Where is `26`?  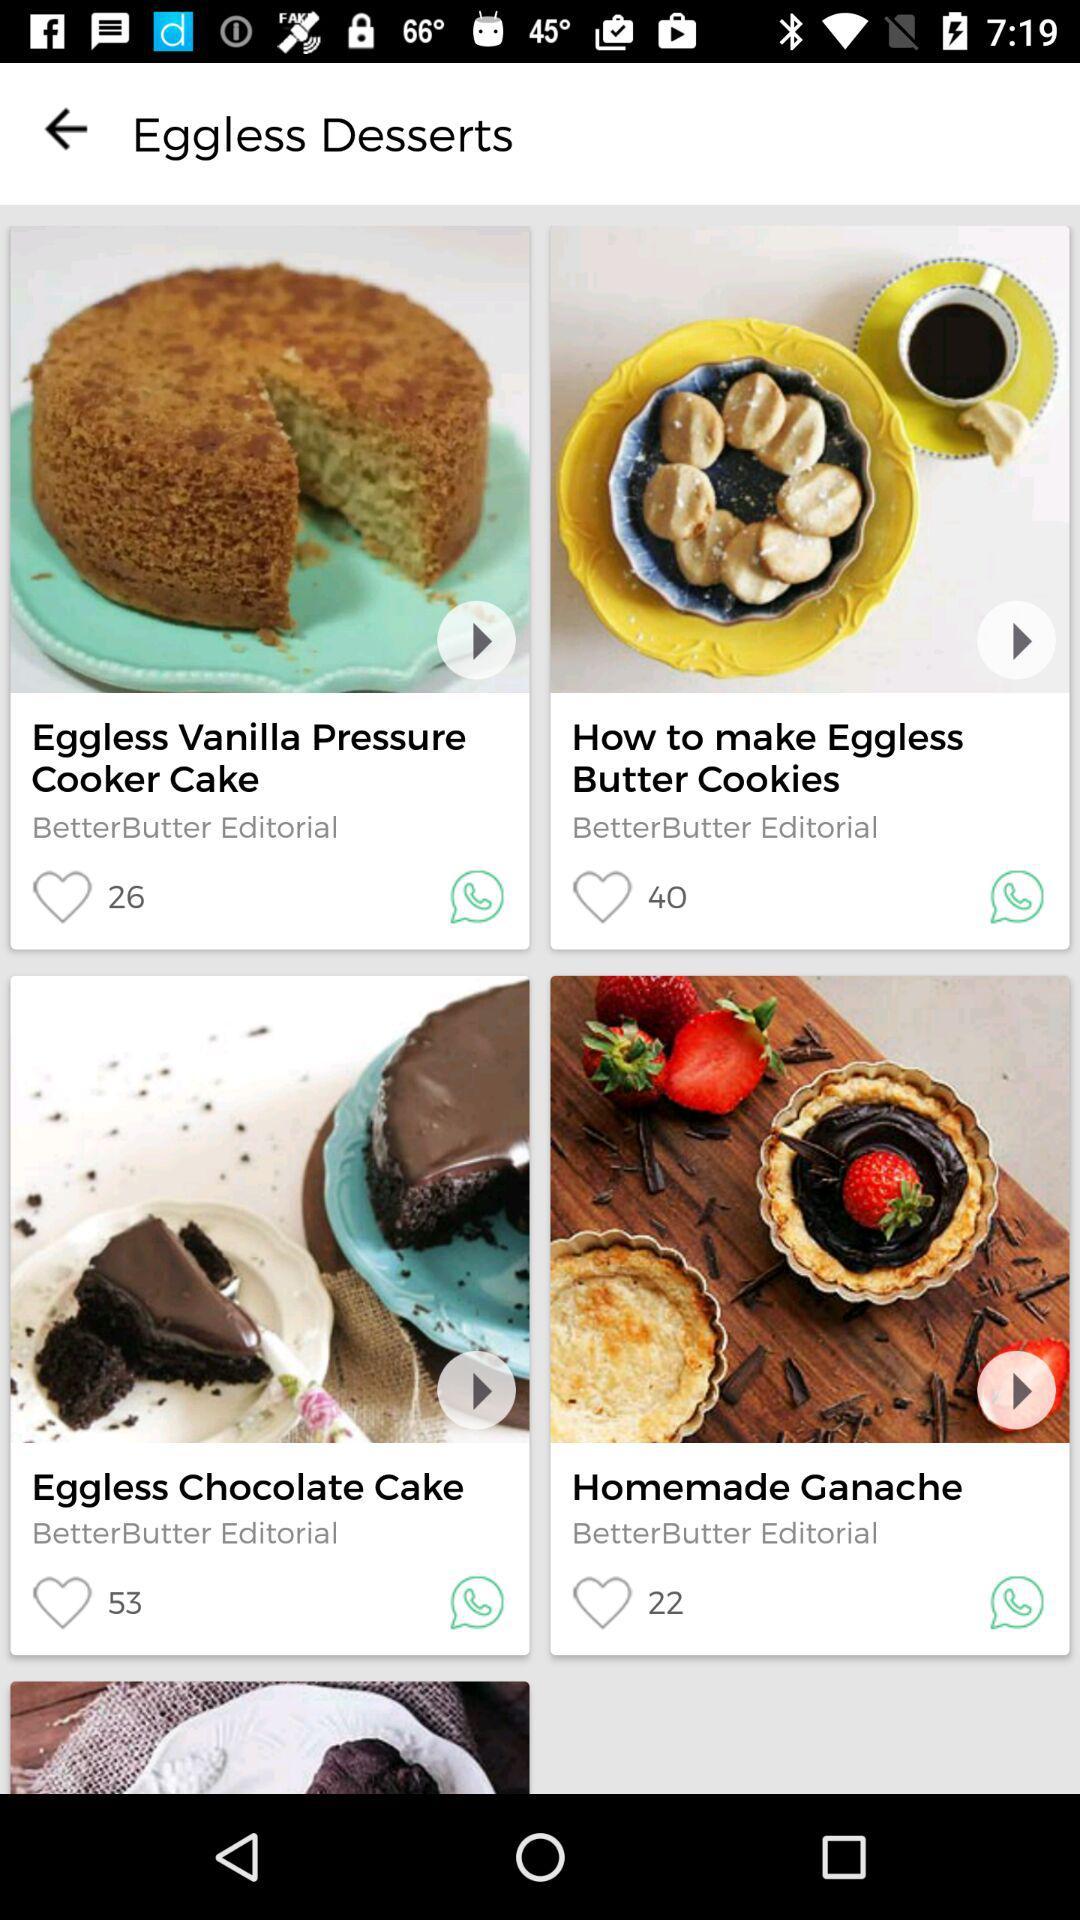 26 is located at coordinates (87, 896).